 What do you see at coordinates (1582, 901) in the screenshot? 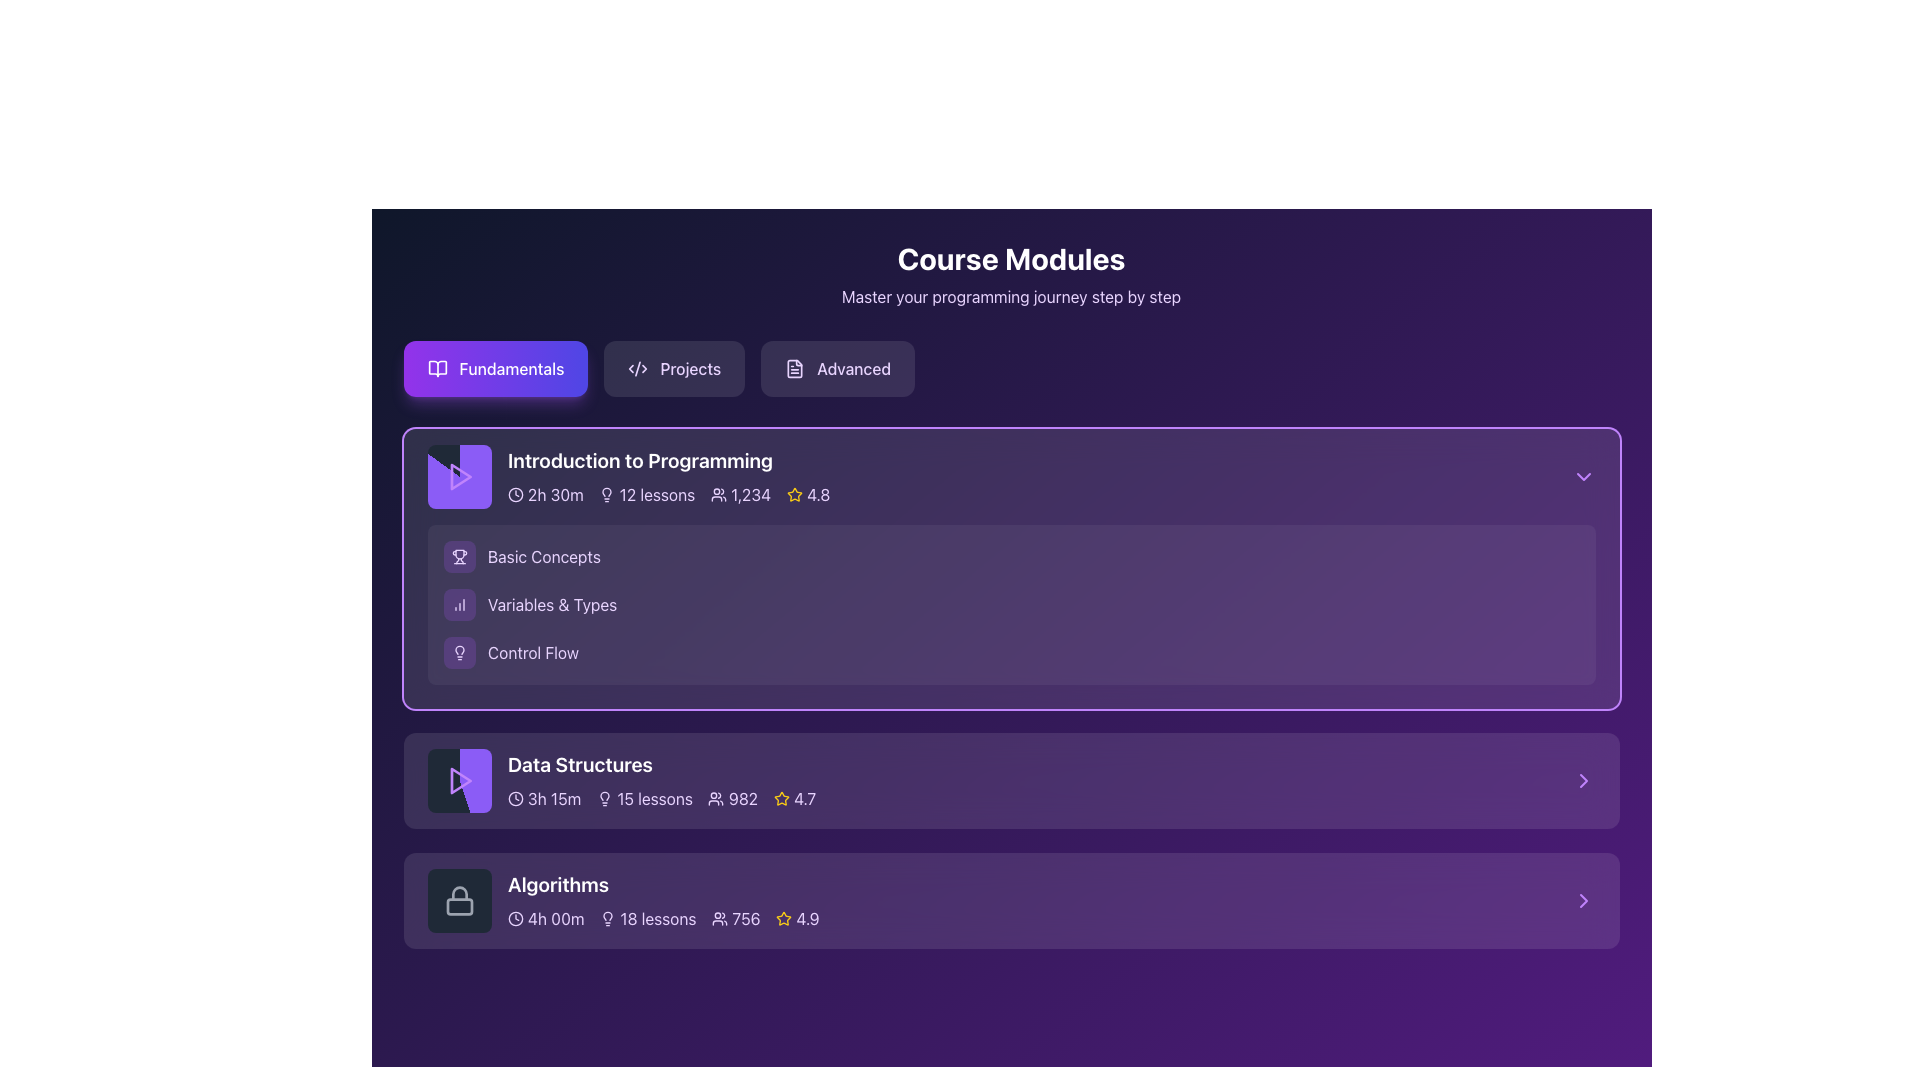
I see `the right-pointing purple arrow icon located at the bottom right corner of the 'Algorithms' section` at bounding box center [1582, 901].